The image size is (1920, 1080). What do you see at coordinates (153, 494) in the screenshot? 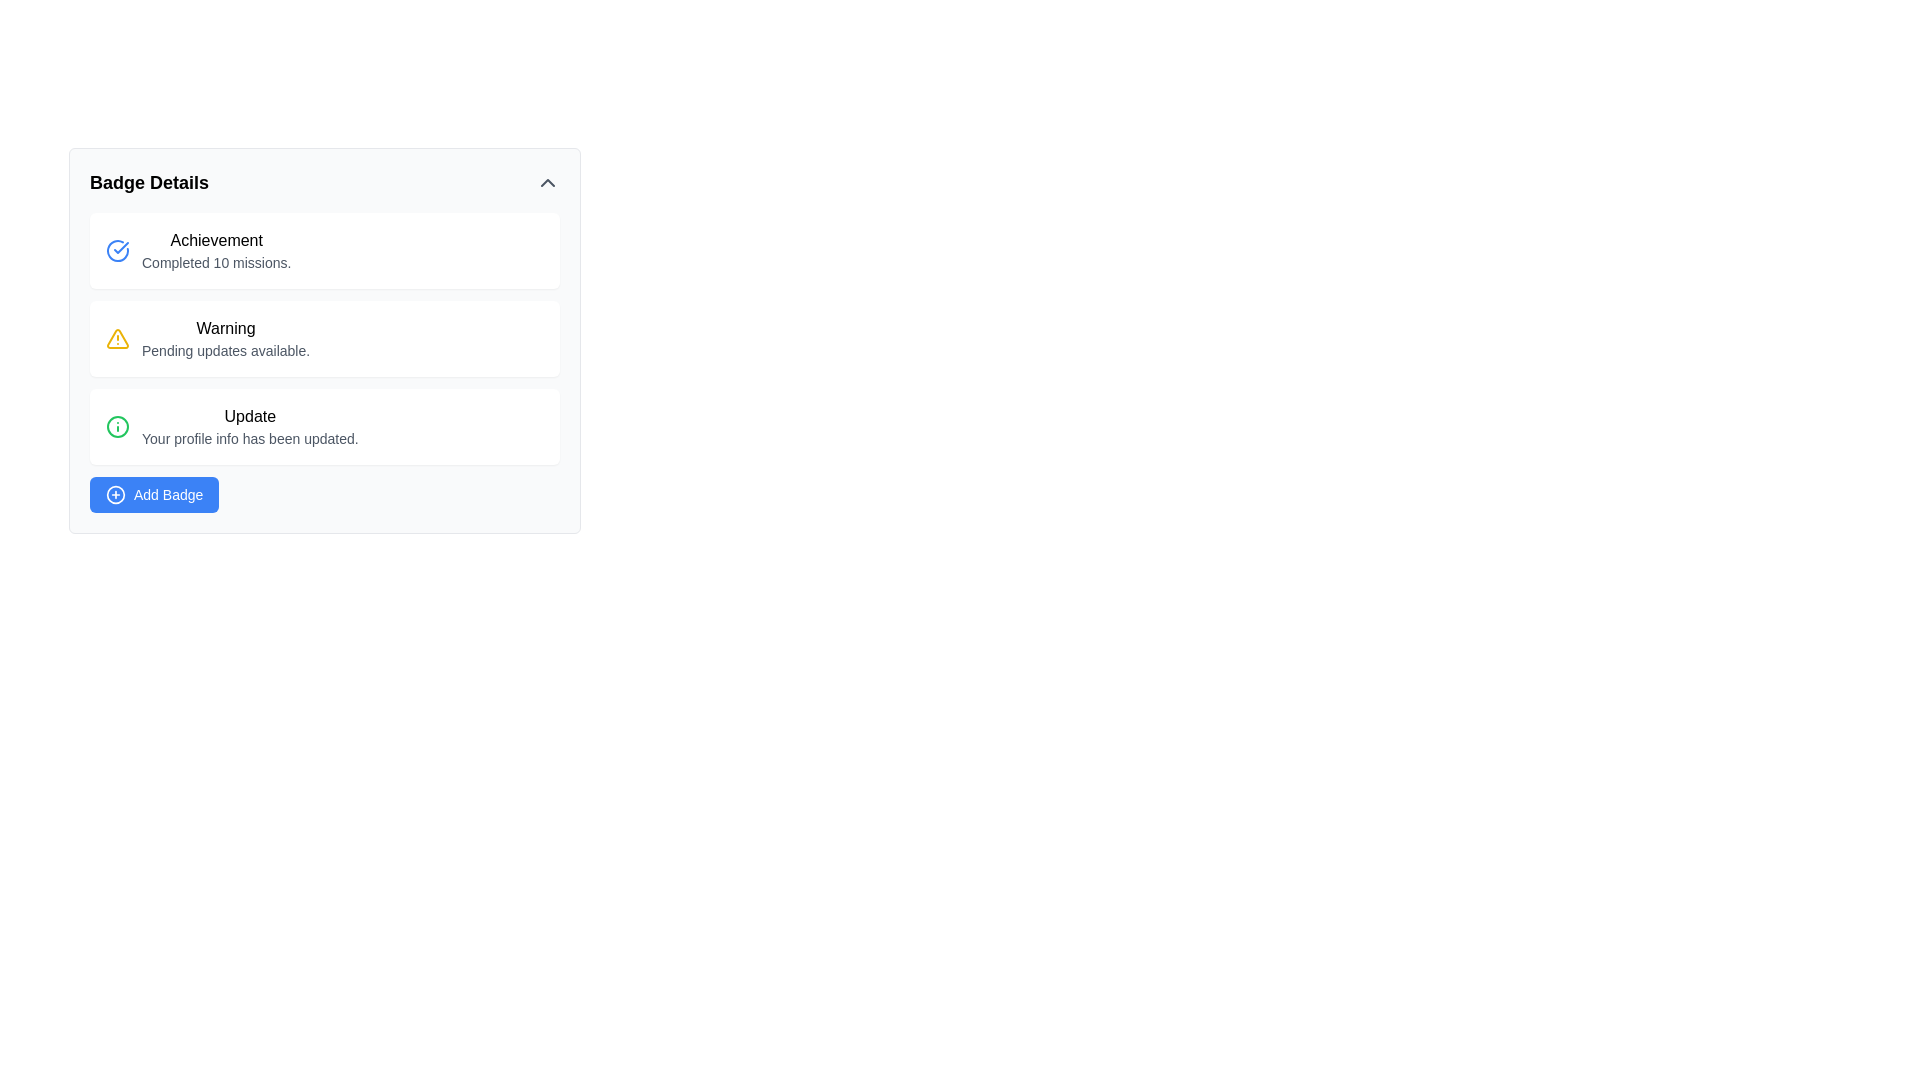
I see `the button located at the bottom of the 'Badge Details' section, directly below the 'Update' card` at bounding box center [153, 494].